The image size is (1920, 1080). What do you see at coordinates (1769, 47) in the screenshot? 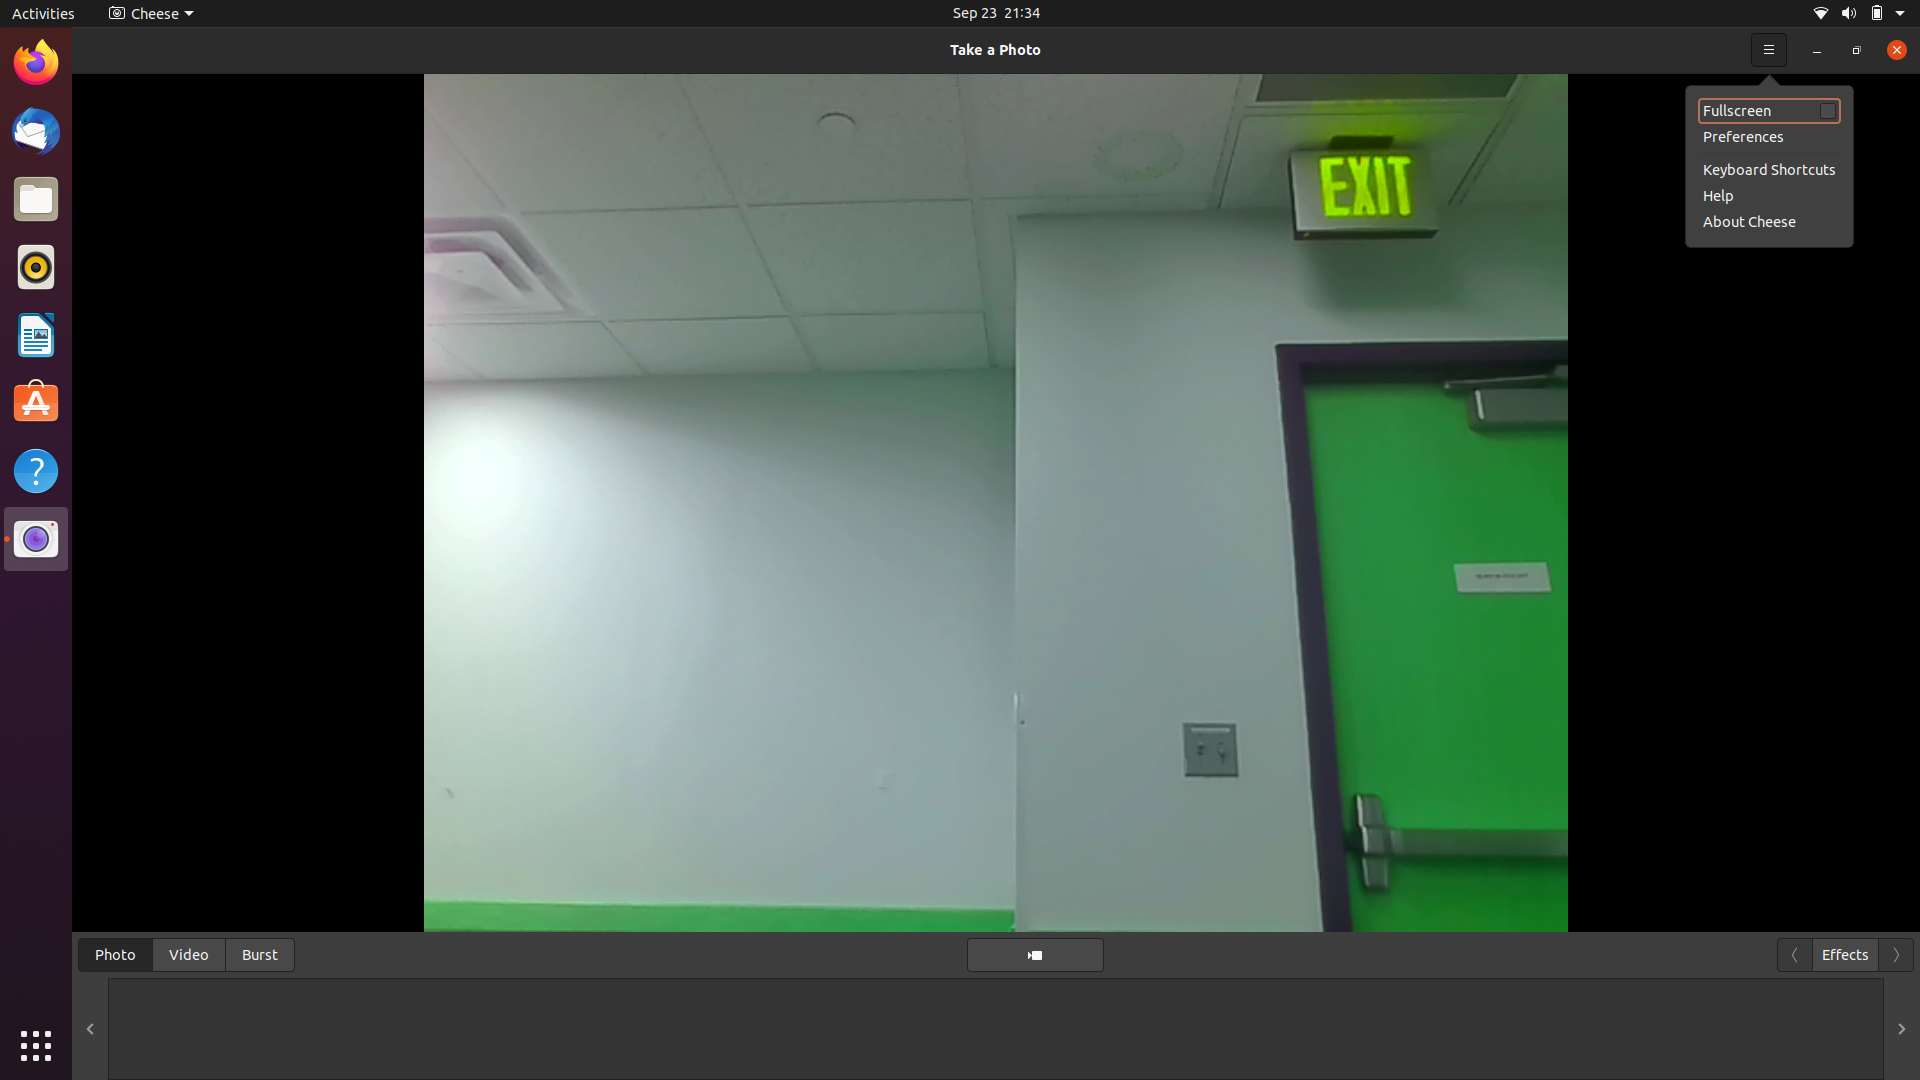
I see `Maximize the camera screen view` at bounding box center [1769, 47].